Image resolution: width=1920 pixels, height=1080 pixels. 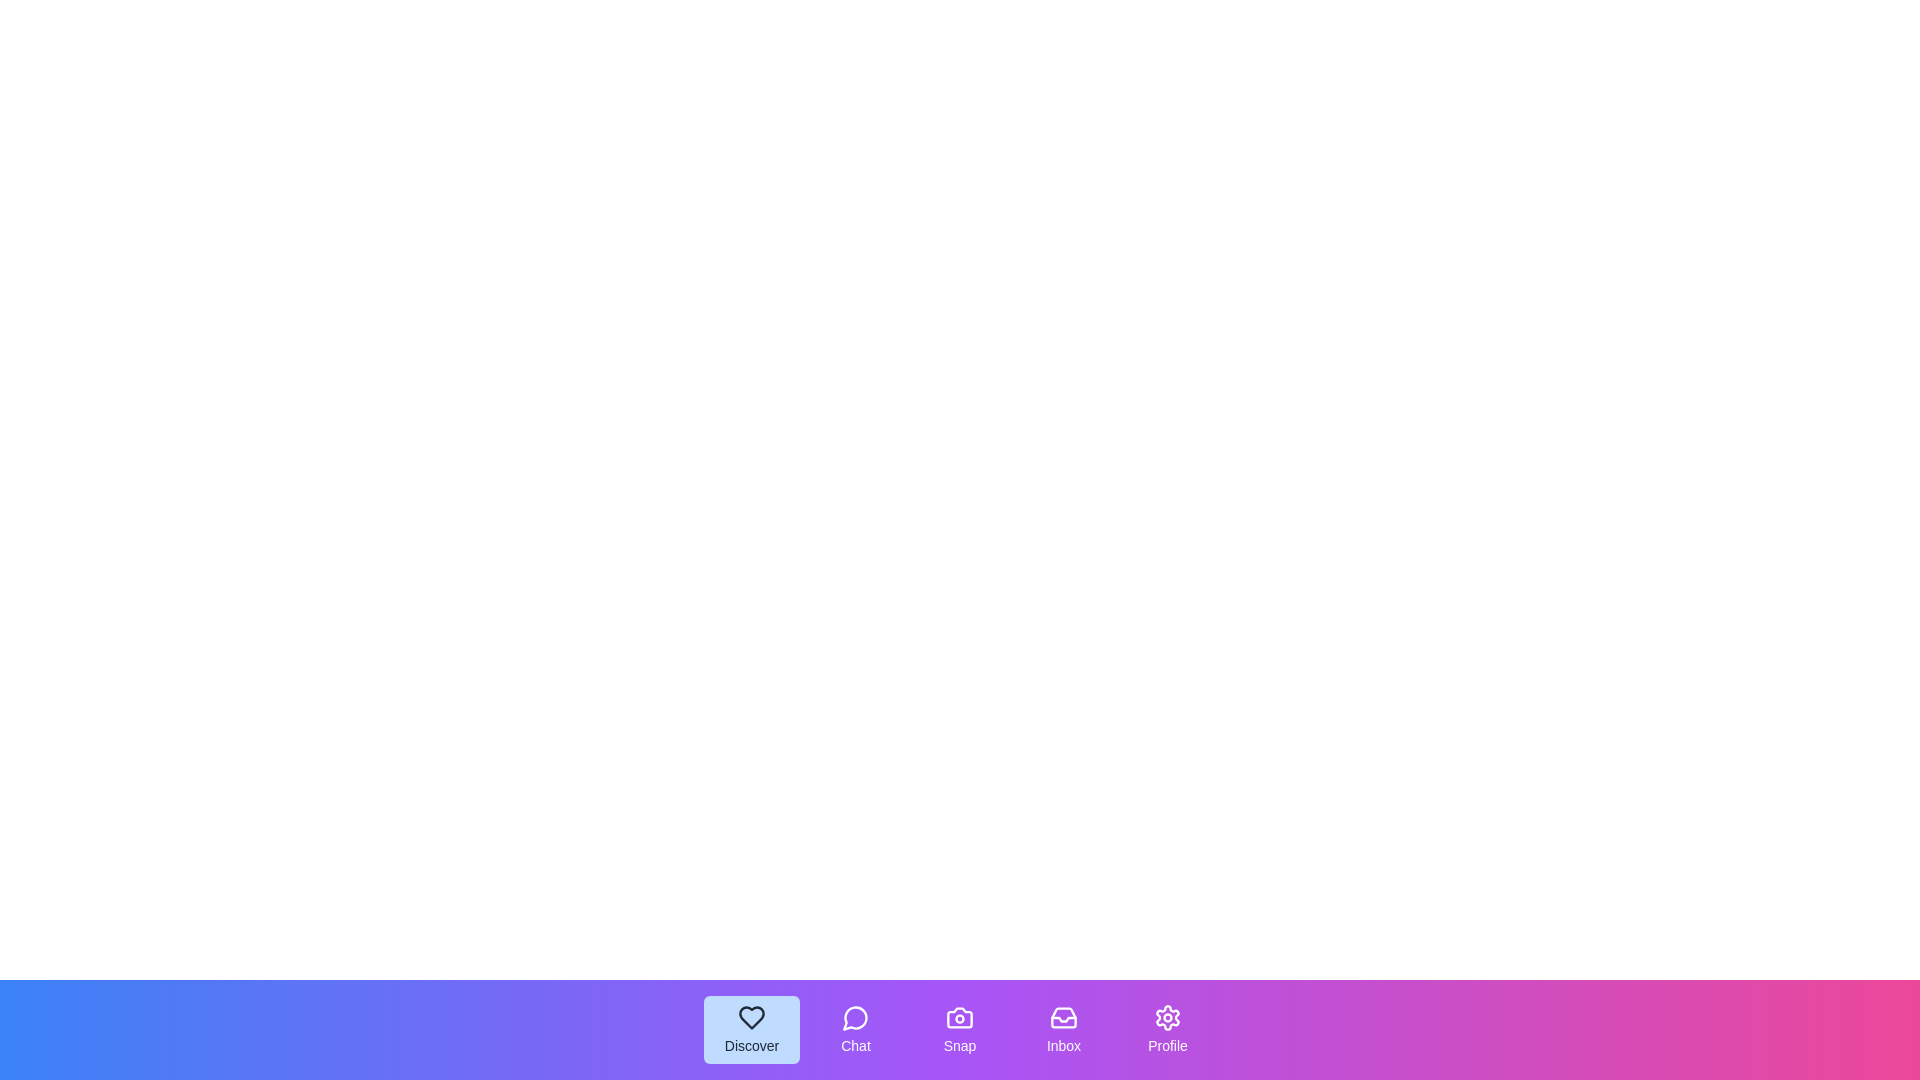 I want to click on the Inbox tab by clicking on its button, so click(x=1063, y=1029).